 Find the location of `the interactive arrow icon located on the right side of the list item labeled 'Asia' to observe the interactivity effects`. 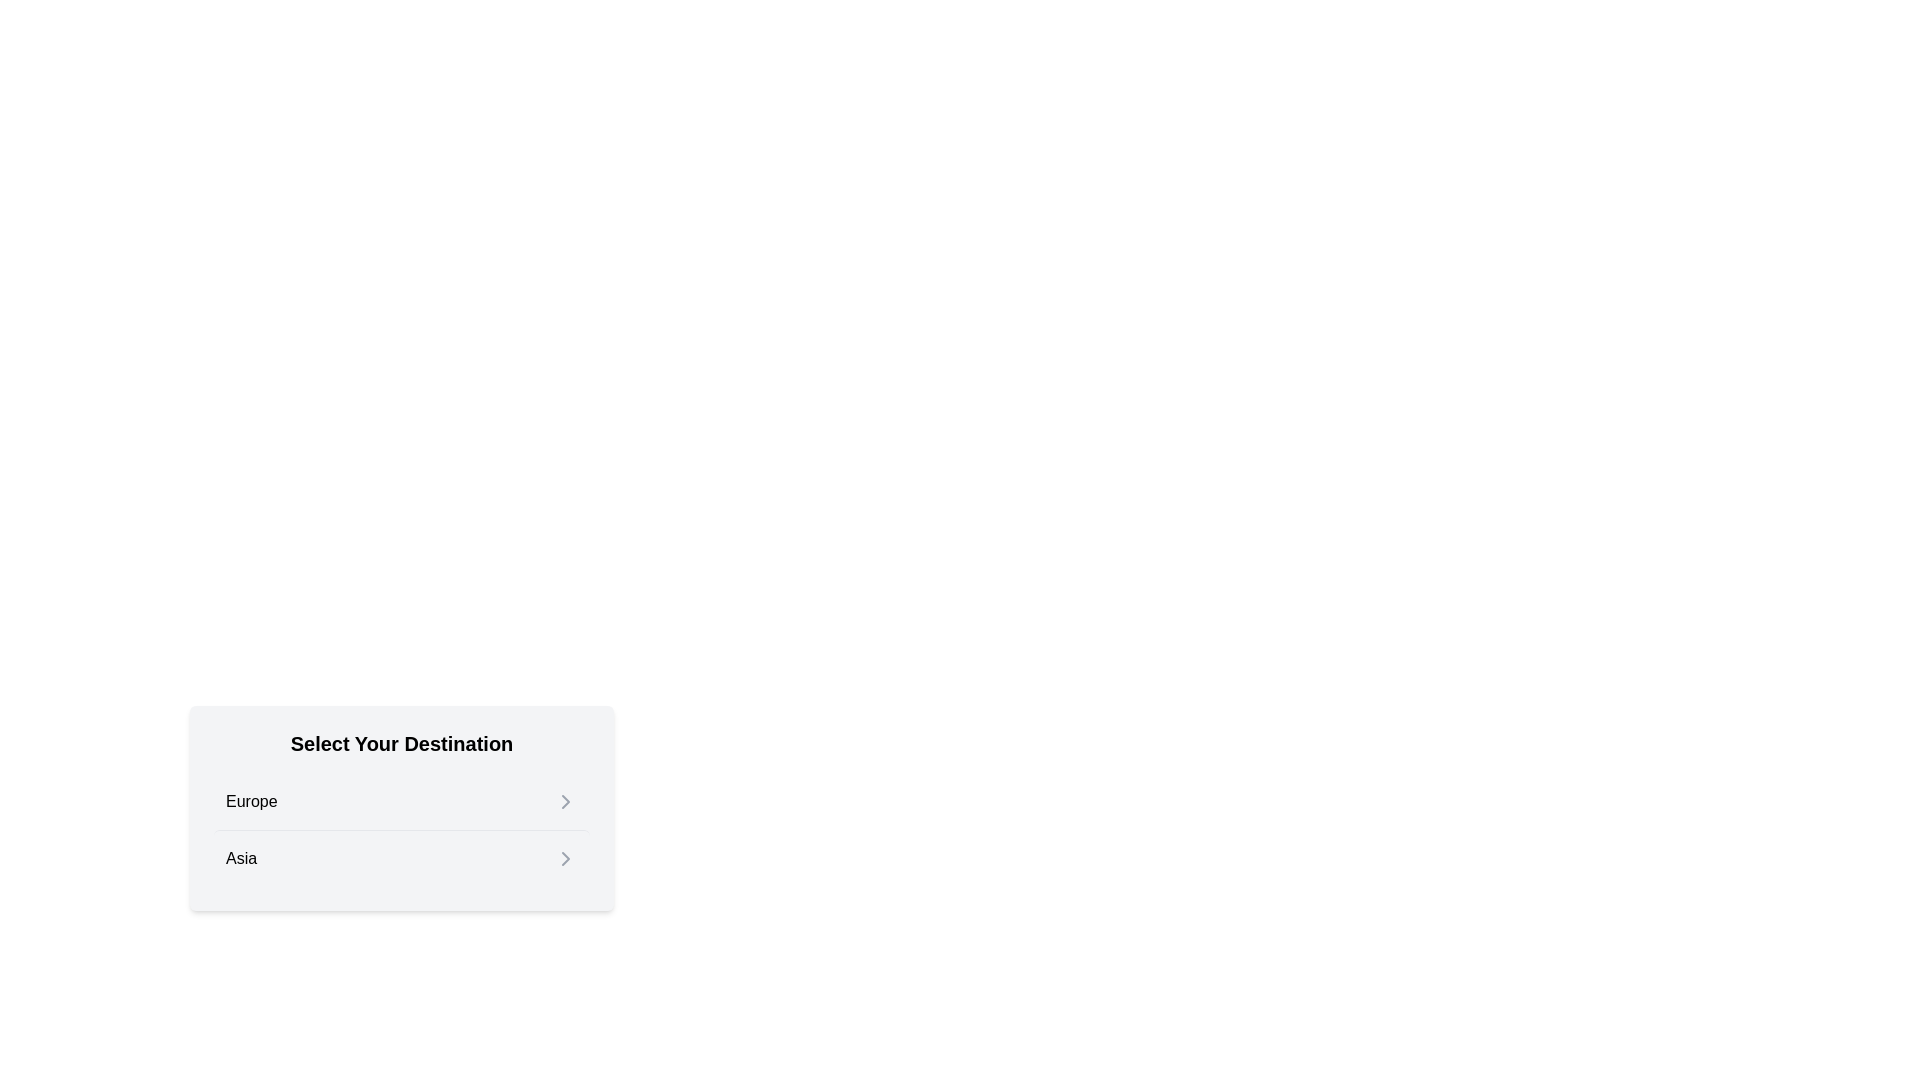

the interactive arrow icon located on the right side of the list item labeled 'Asia' to observe the interactivity effects is located at coordinates (565, 858).